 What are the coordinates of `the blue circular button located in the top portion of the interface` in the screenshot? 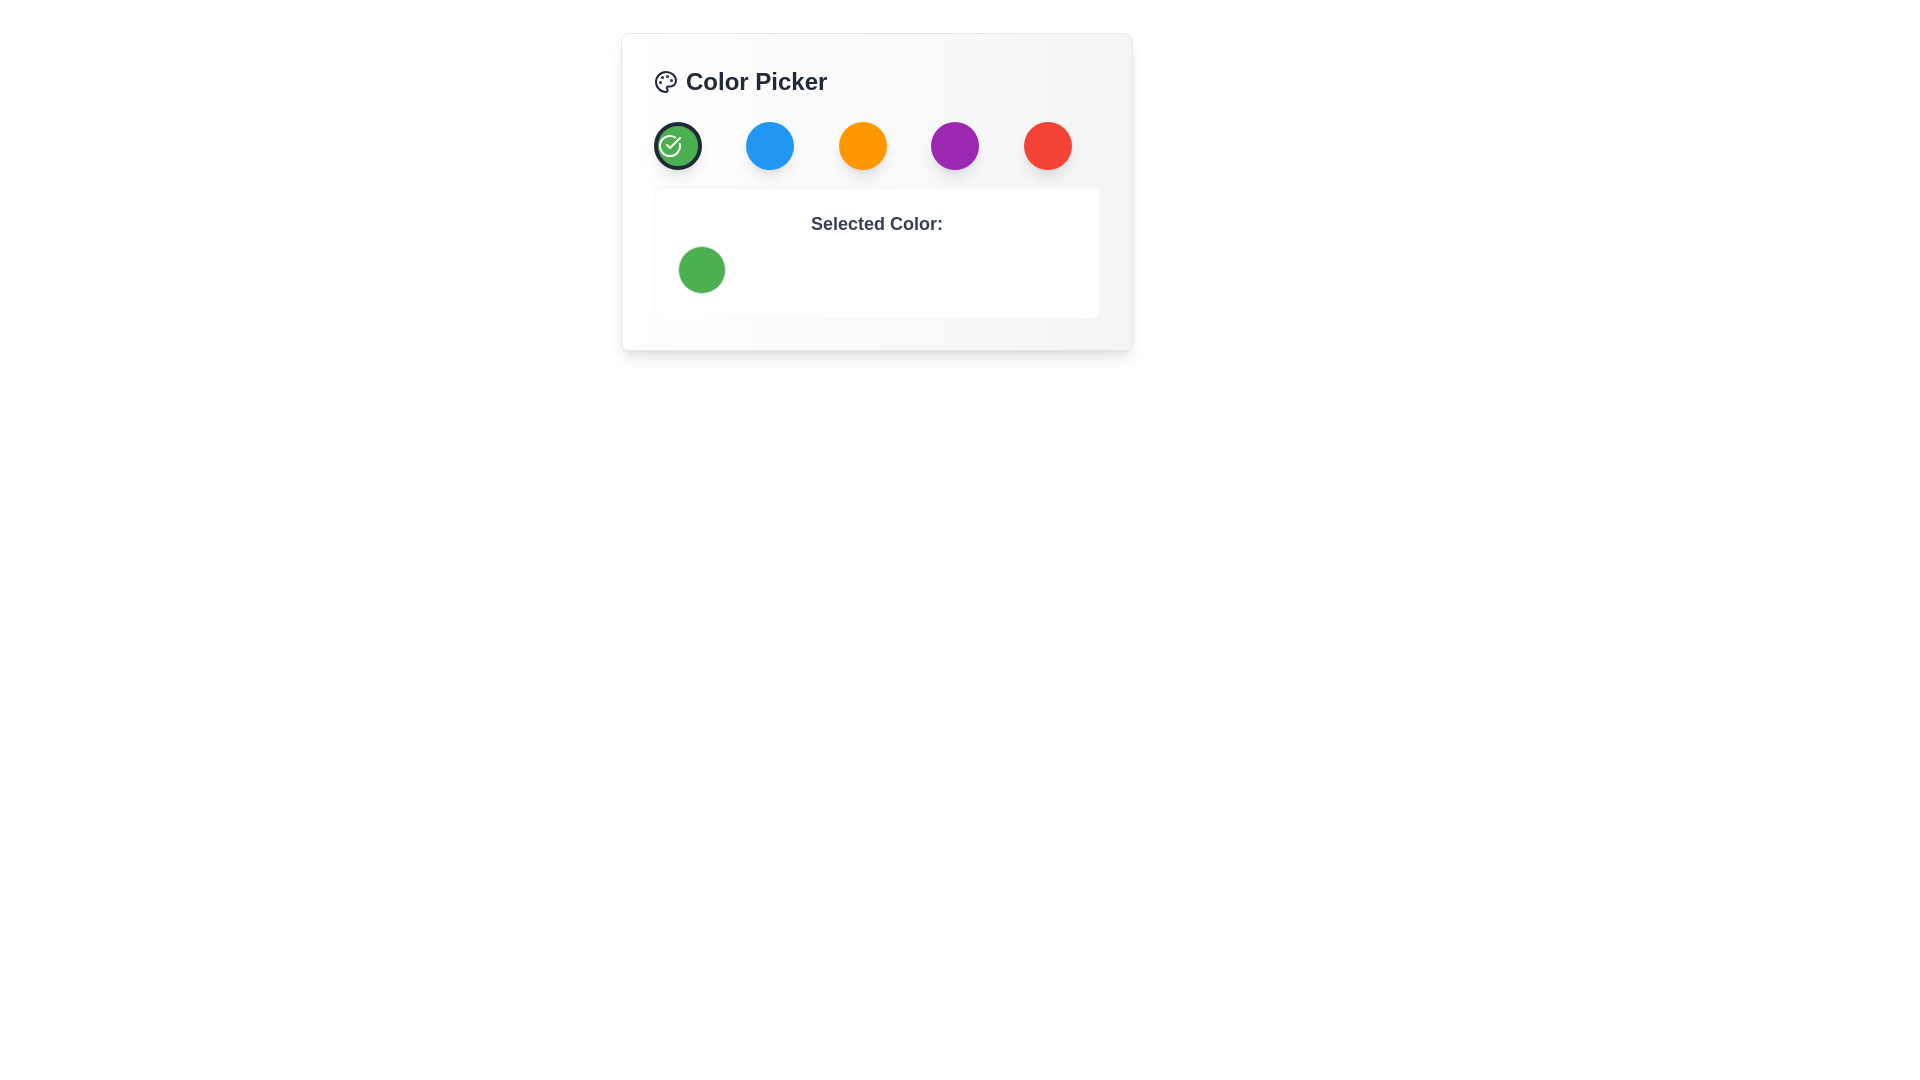 It's located at (769, 145).